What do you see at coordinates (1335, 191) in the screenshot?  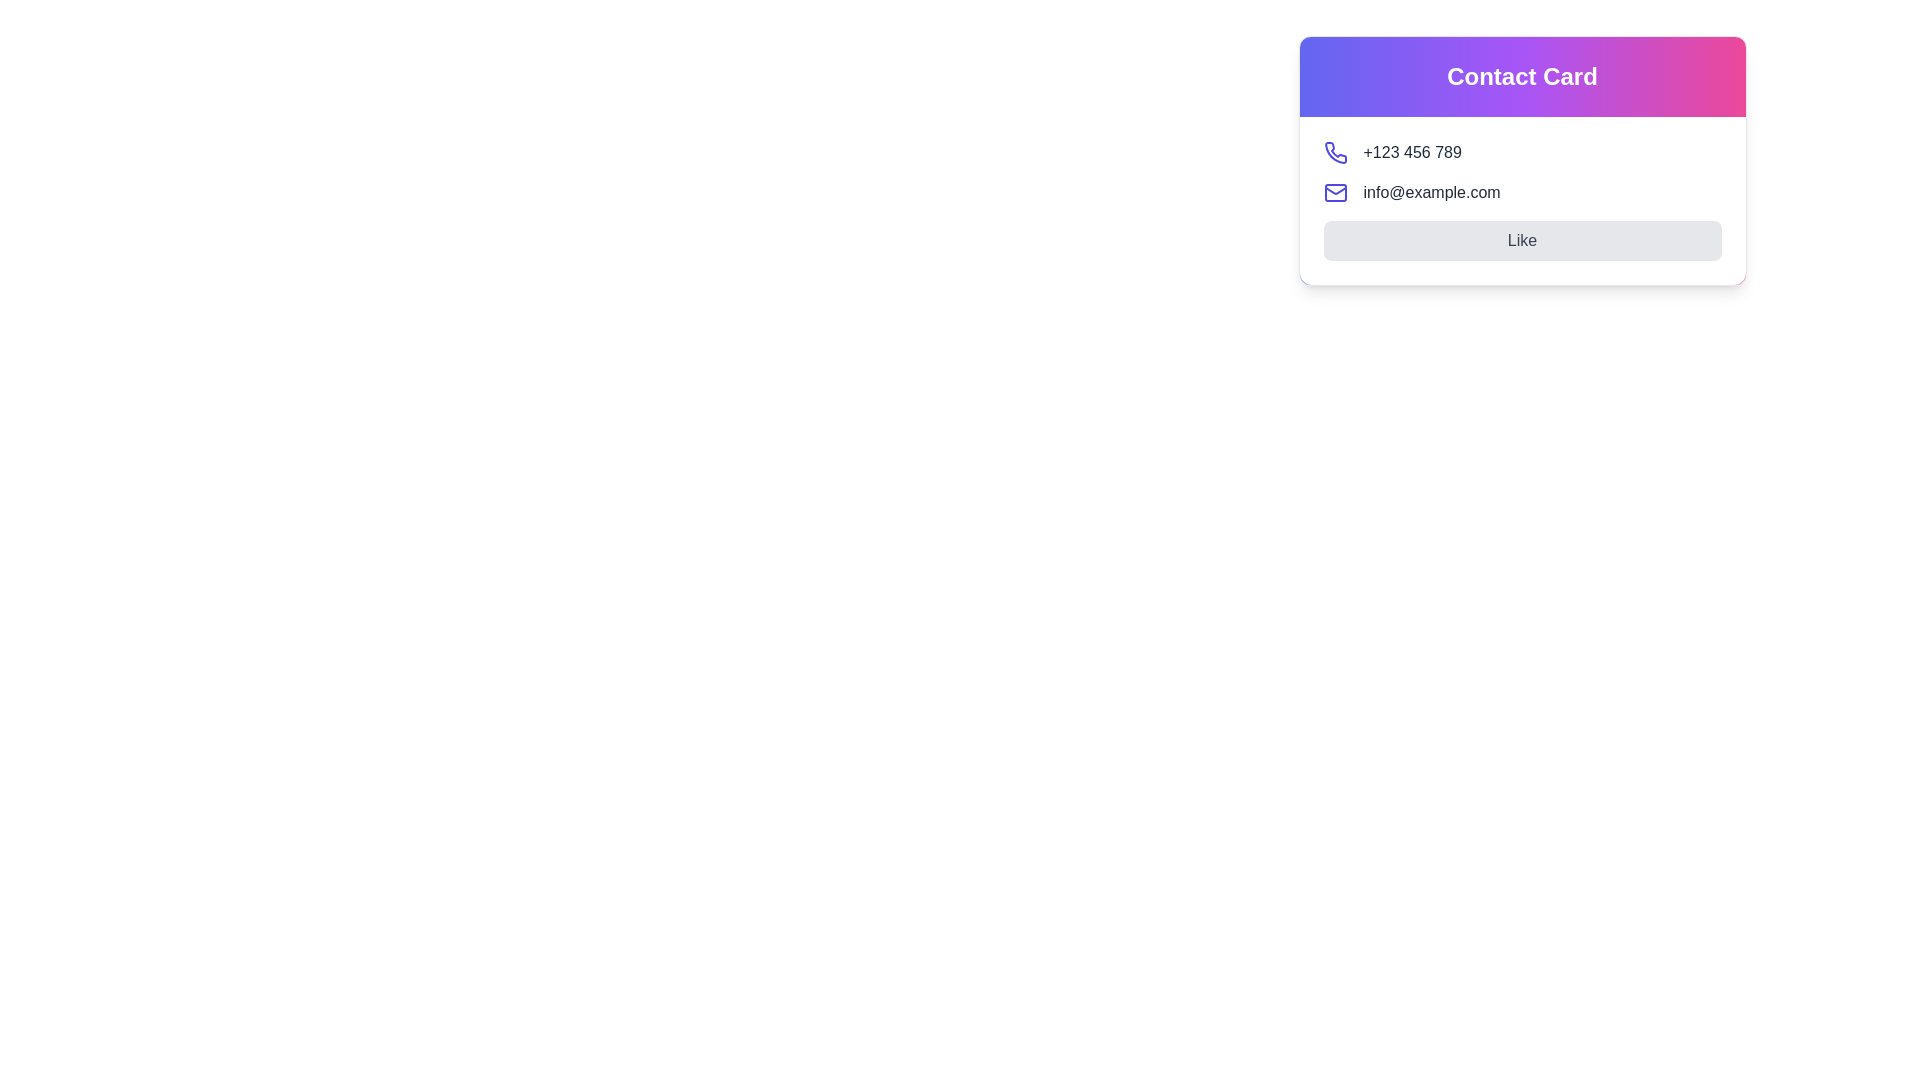 I see `the upper line of the envelope in the mail icon located in the contact card, situated between the phone icon and the email address text` at bounding box center [1335, 191].